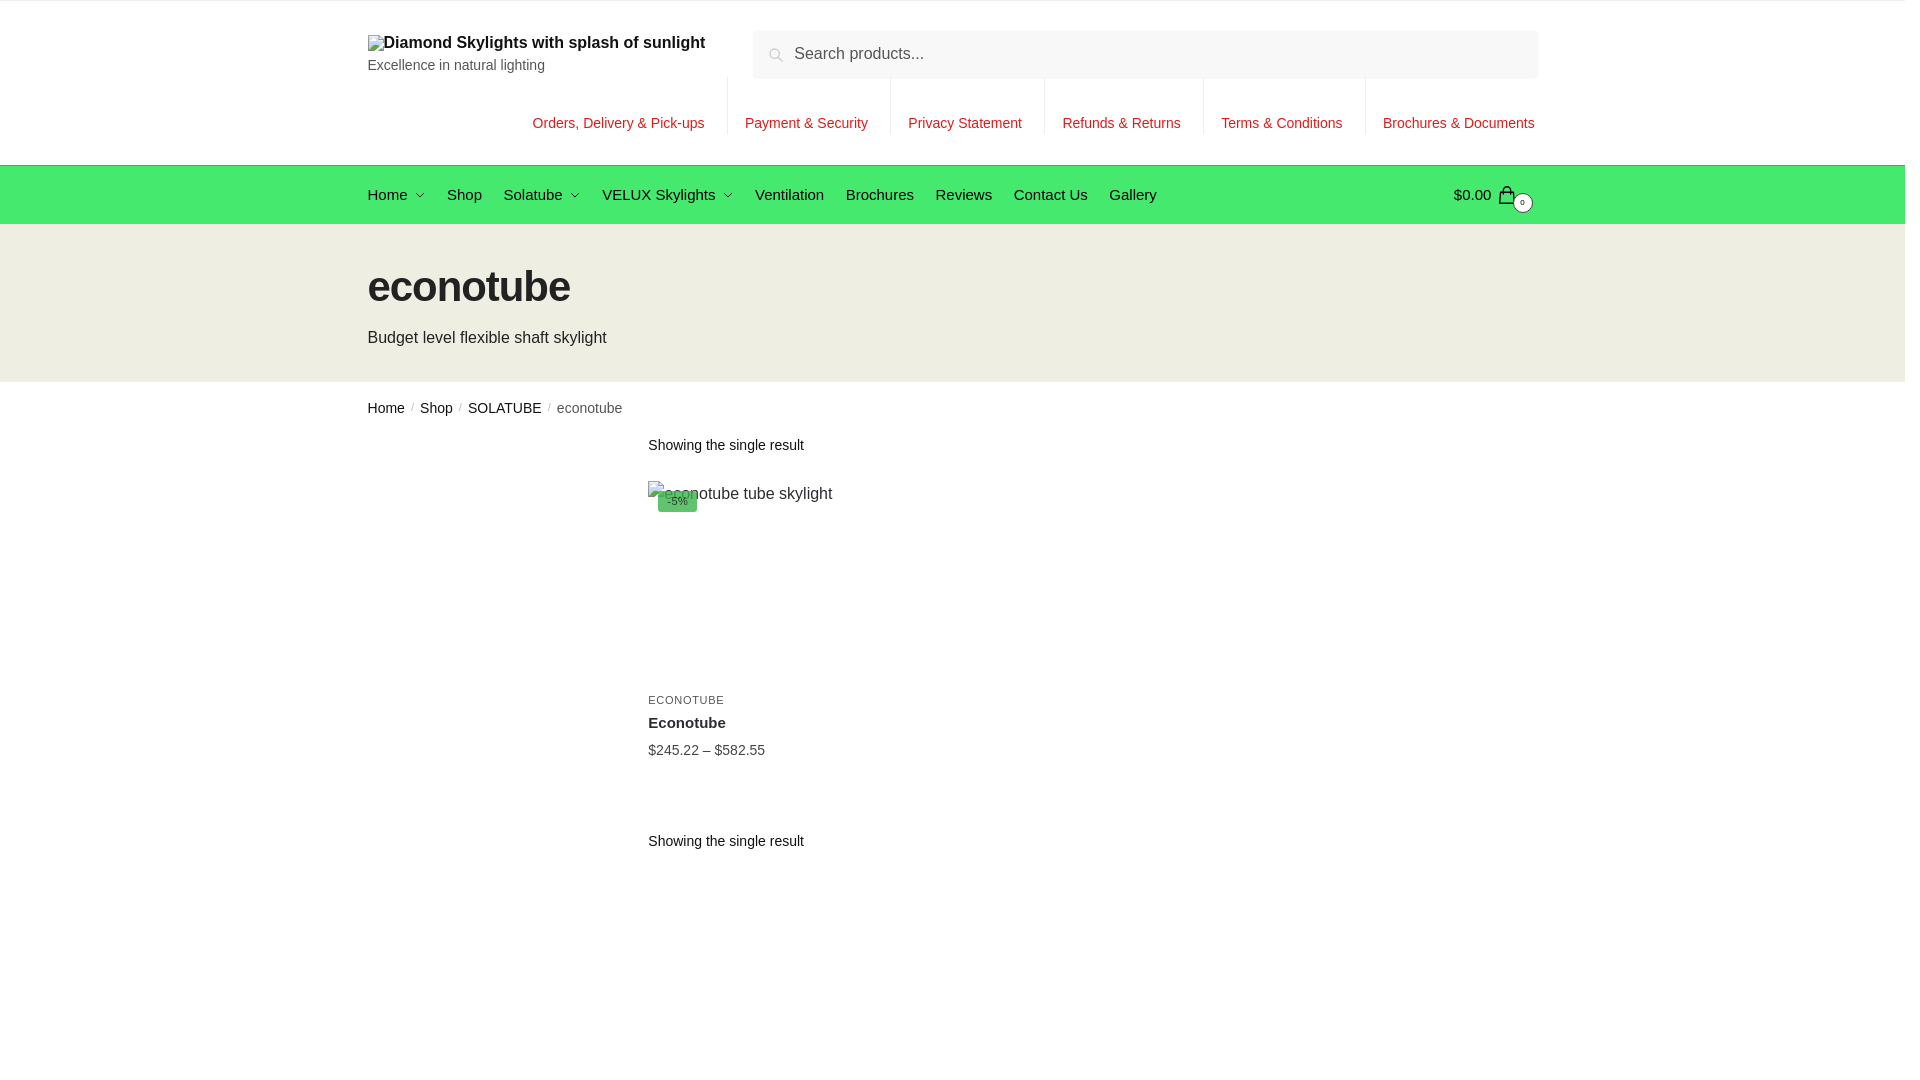  Describe the element at coordinates (1049, 195) in the screenshot. I see `'Contact Us'` at that location.